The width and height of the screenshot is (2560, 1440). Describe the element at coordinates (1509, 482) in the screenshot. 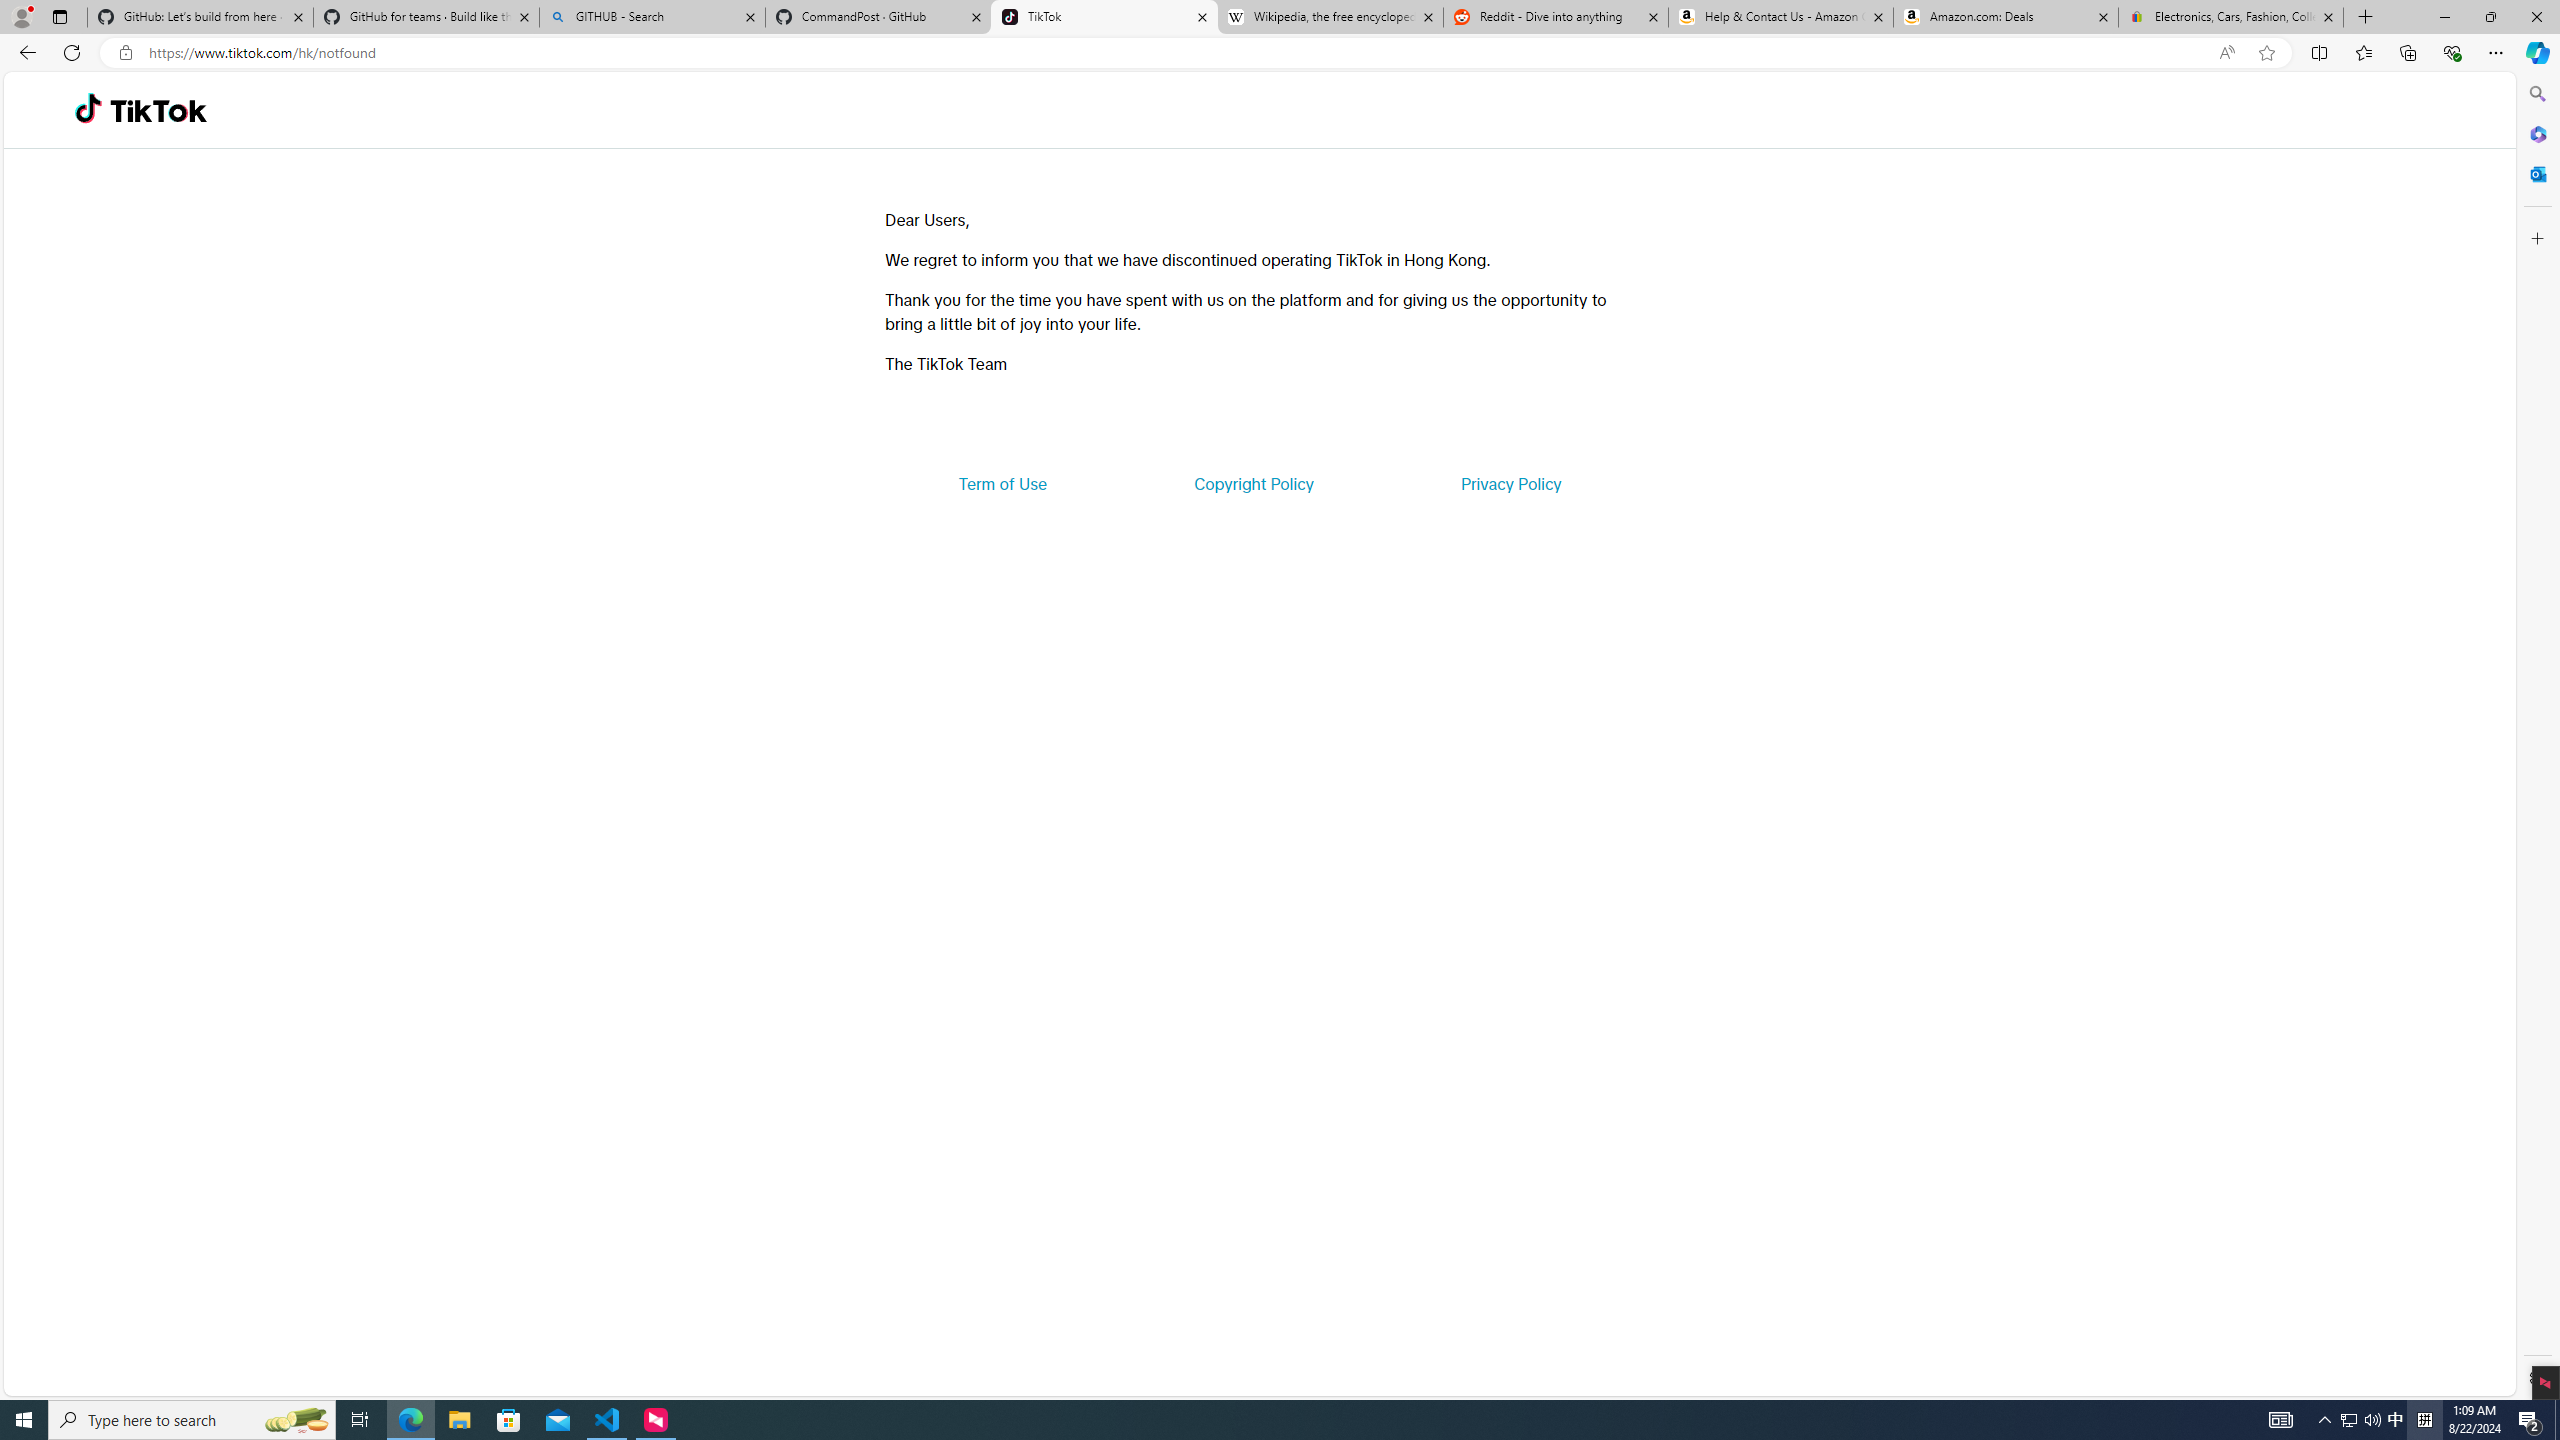

I see `'Privacy Policy'` at that location.